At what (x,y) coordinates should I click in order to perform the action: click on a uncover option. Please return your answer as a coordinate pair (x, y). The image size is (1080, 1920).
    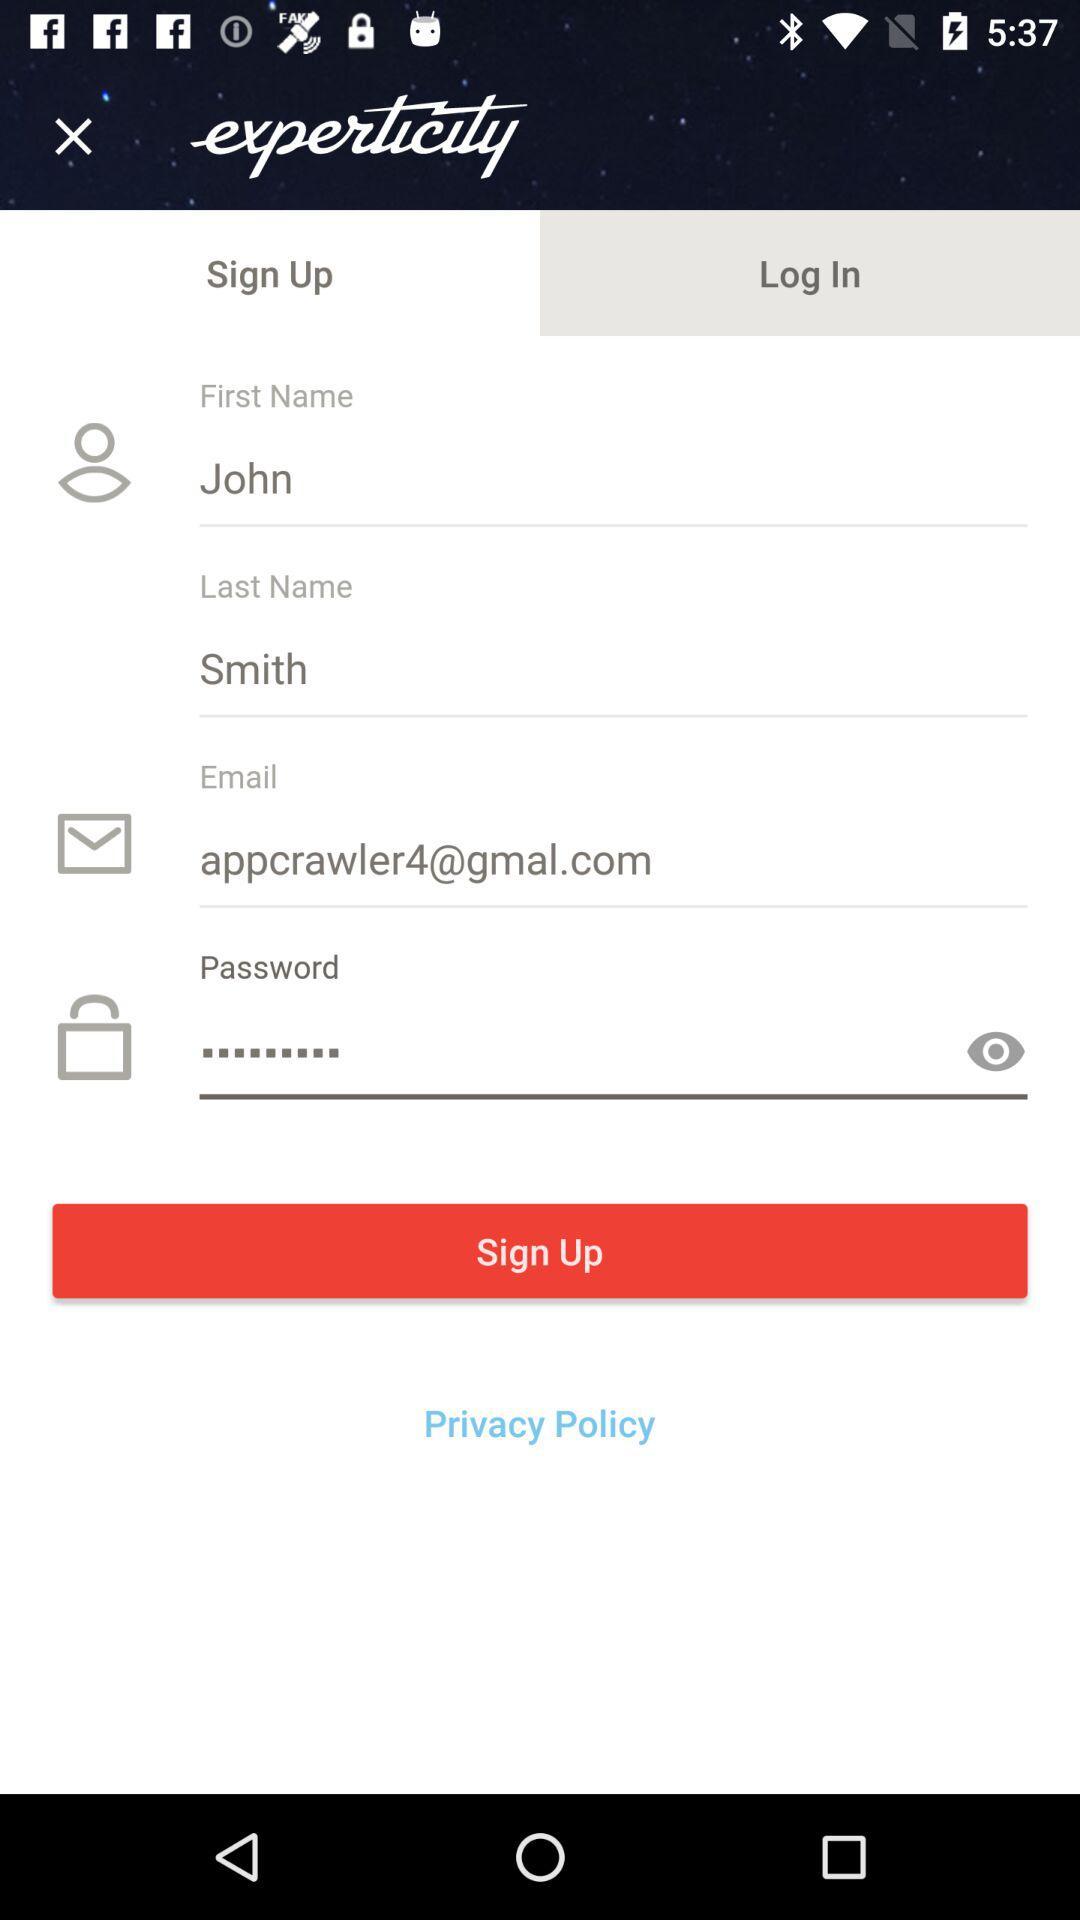
    Looking at the image, I should click on (995, 1050).